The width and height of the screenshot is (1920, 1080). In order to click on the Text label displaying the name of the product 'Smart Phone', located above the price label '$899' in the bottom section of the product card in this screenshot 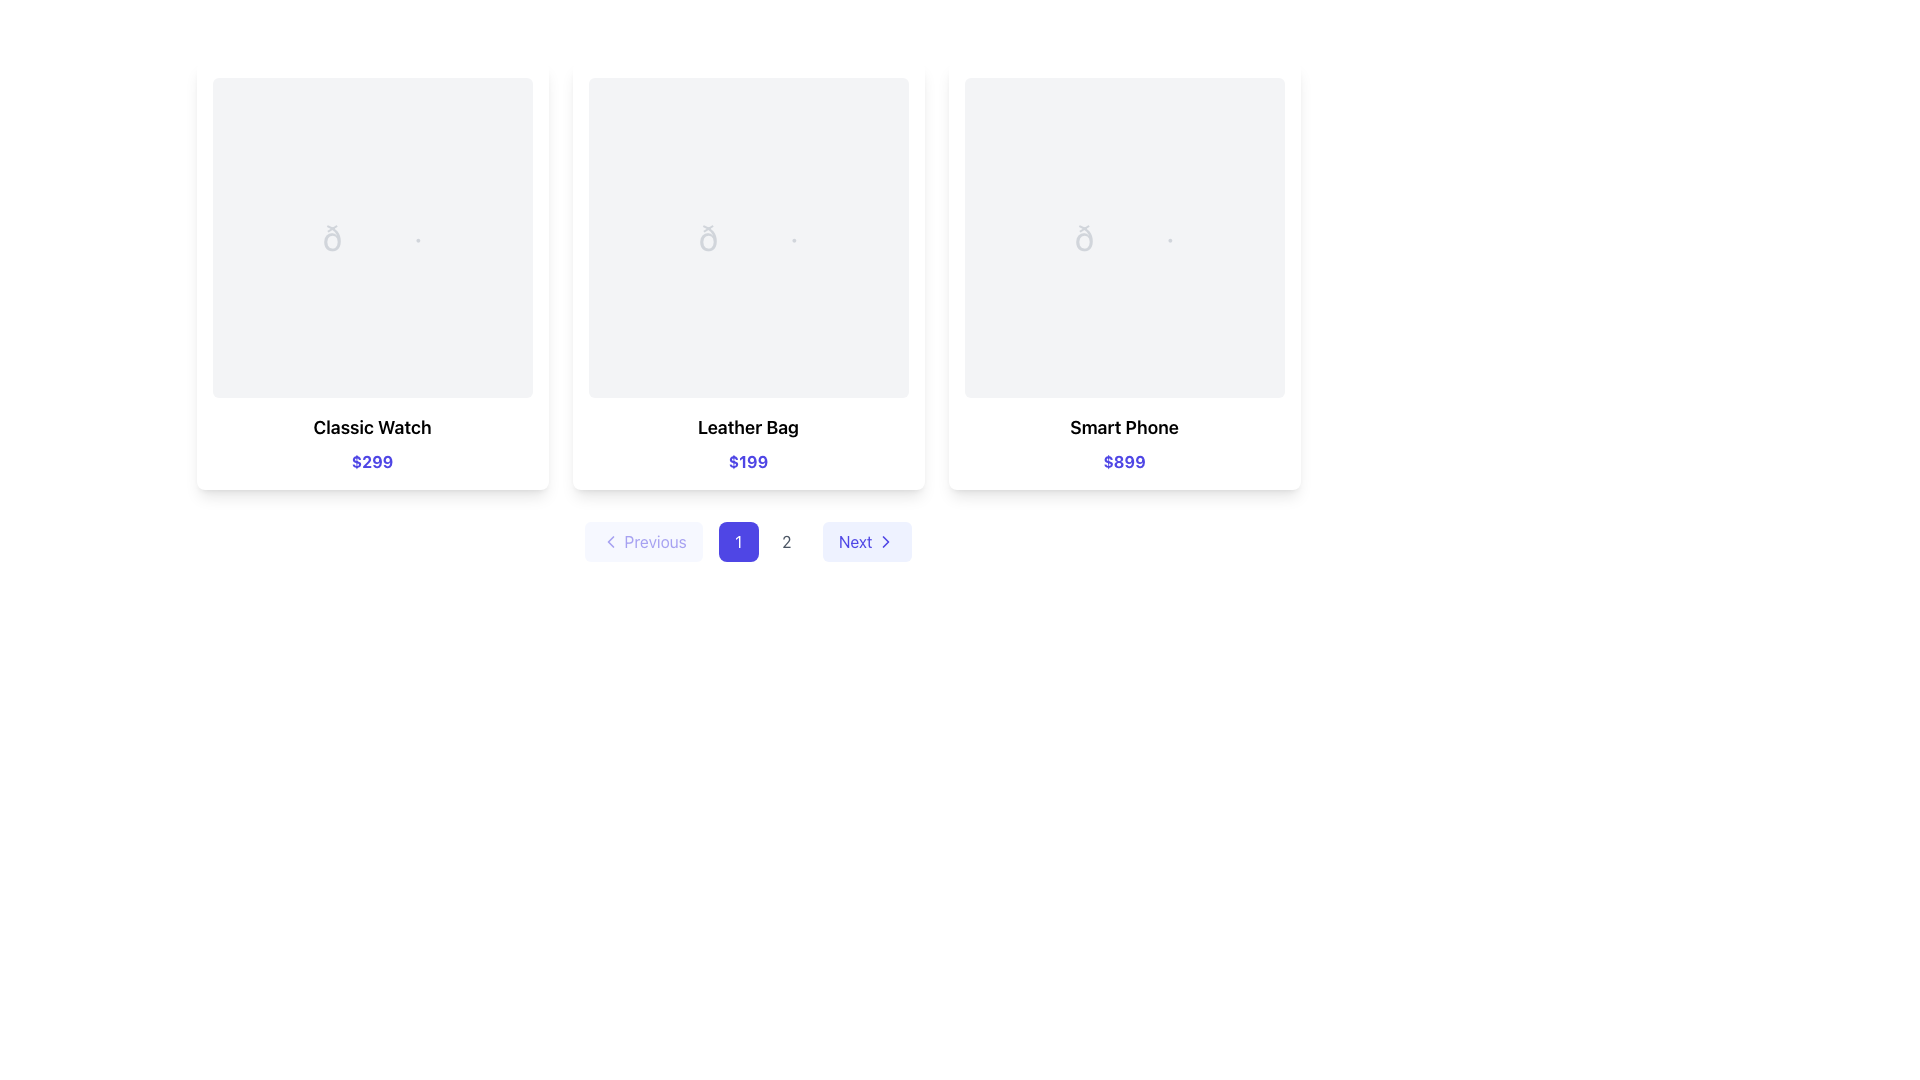, I will do `click(1124, 427)`.